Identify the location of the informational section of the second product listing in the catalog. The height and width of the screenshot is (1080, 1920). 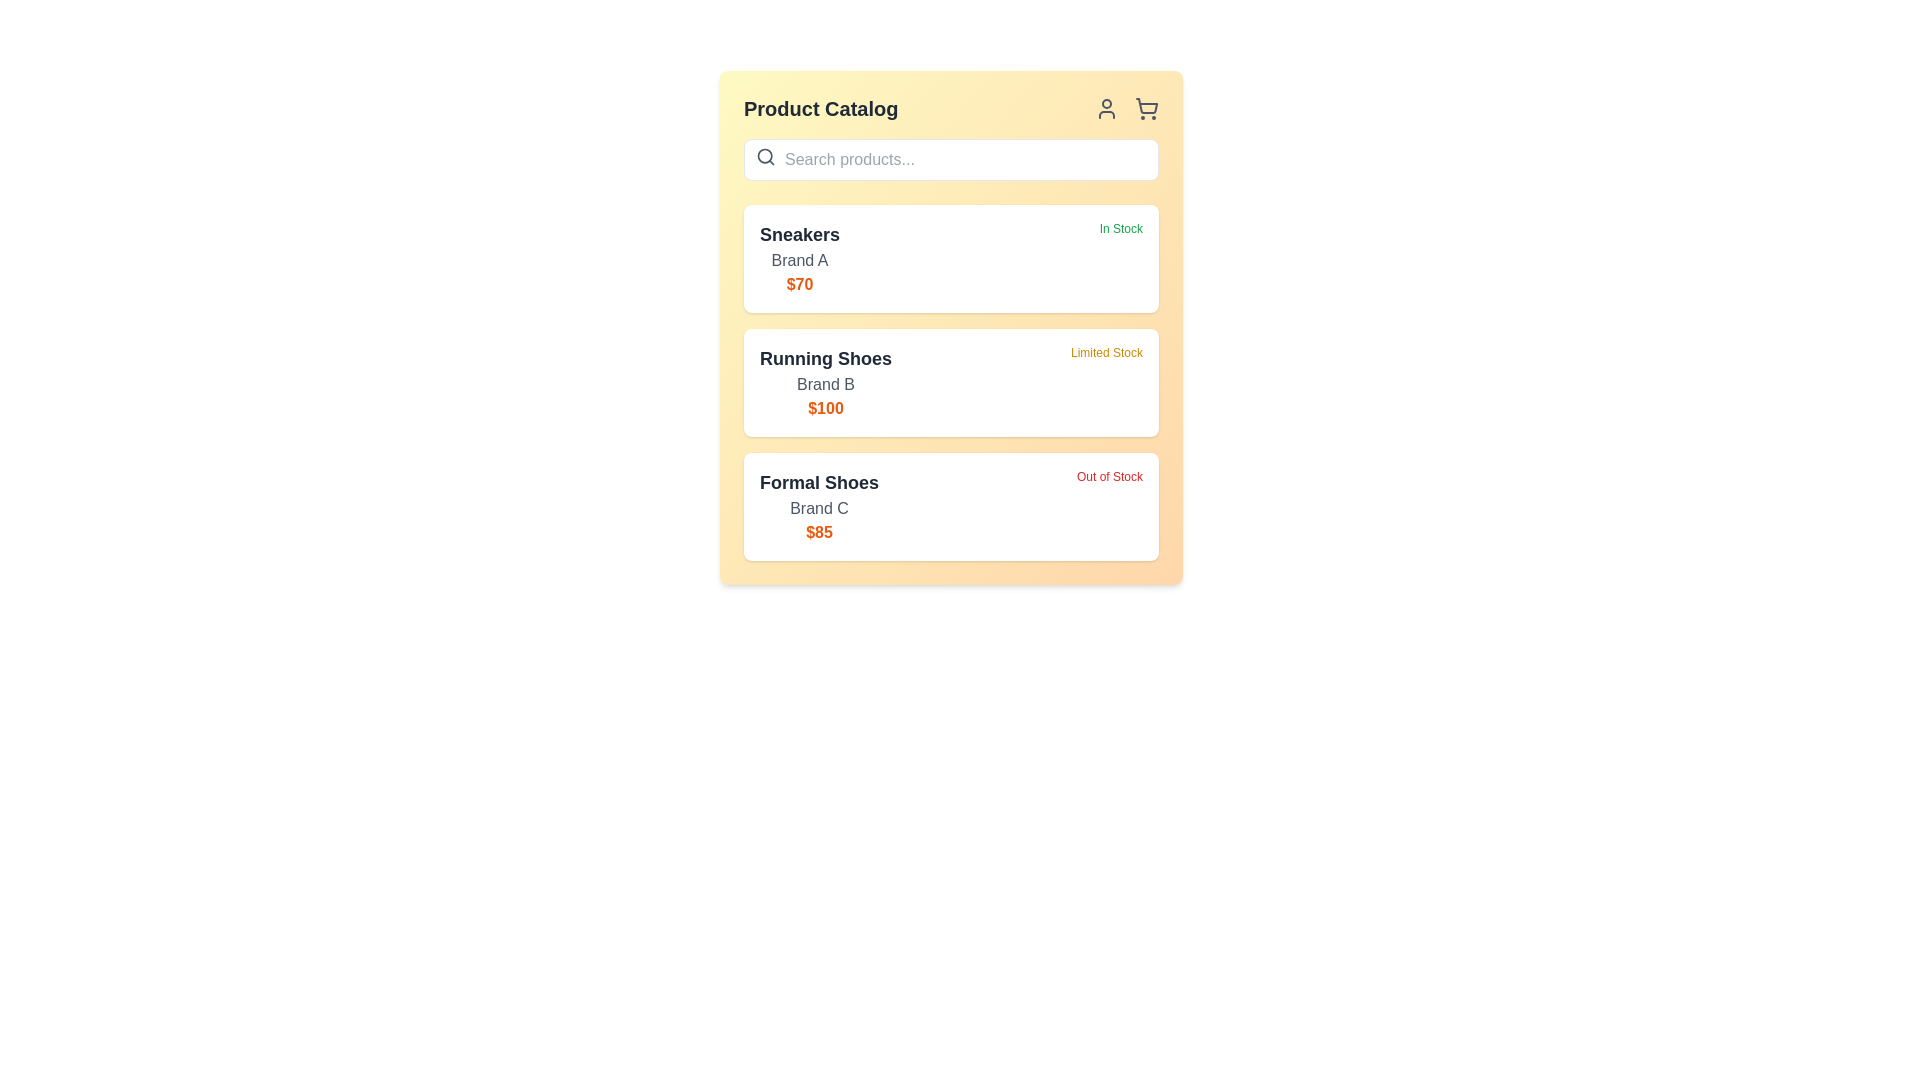
(950, 382).